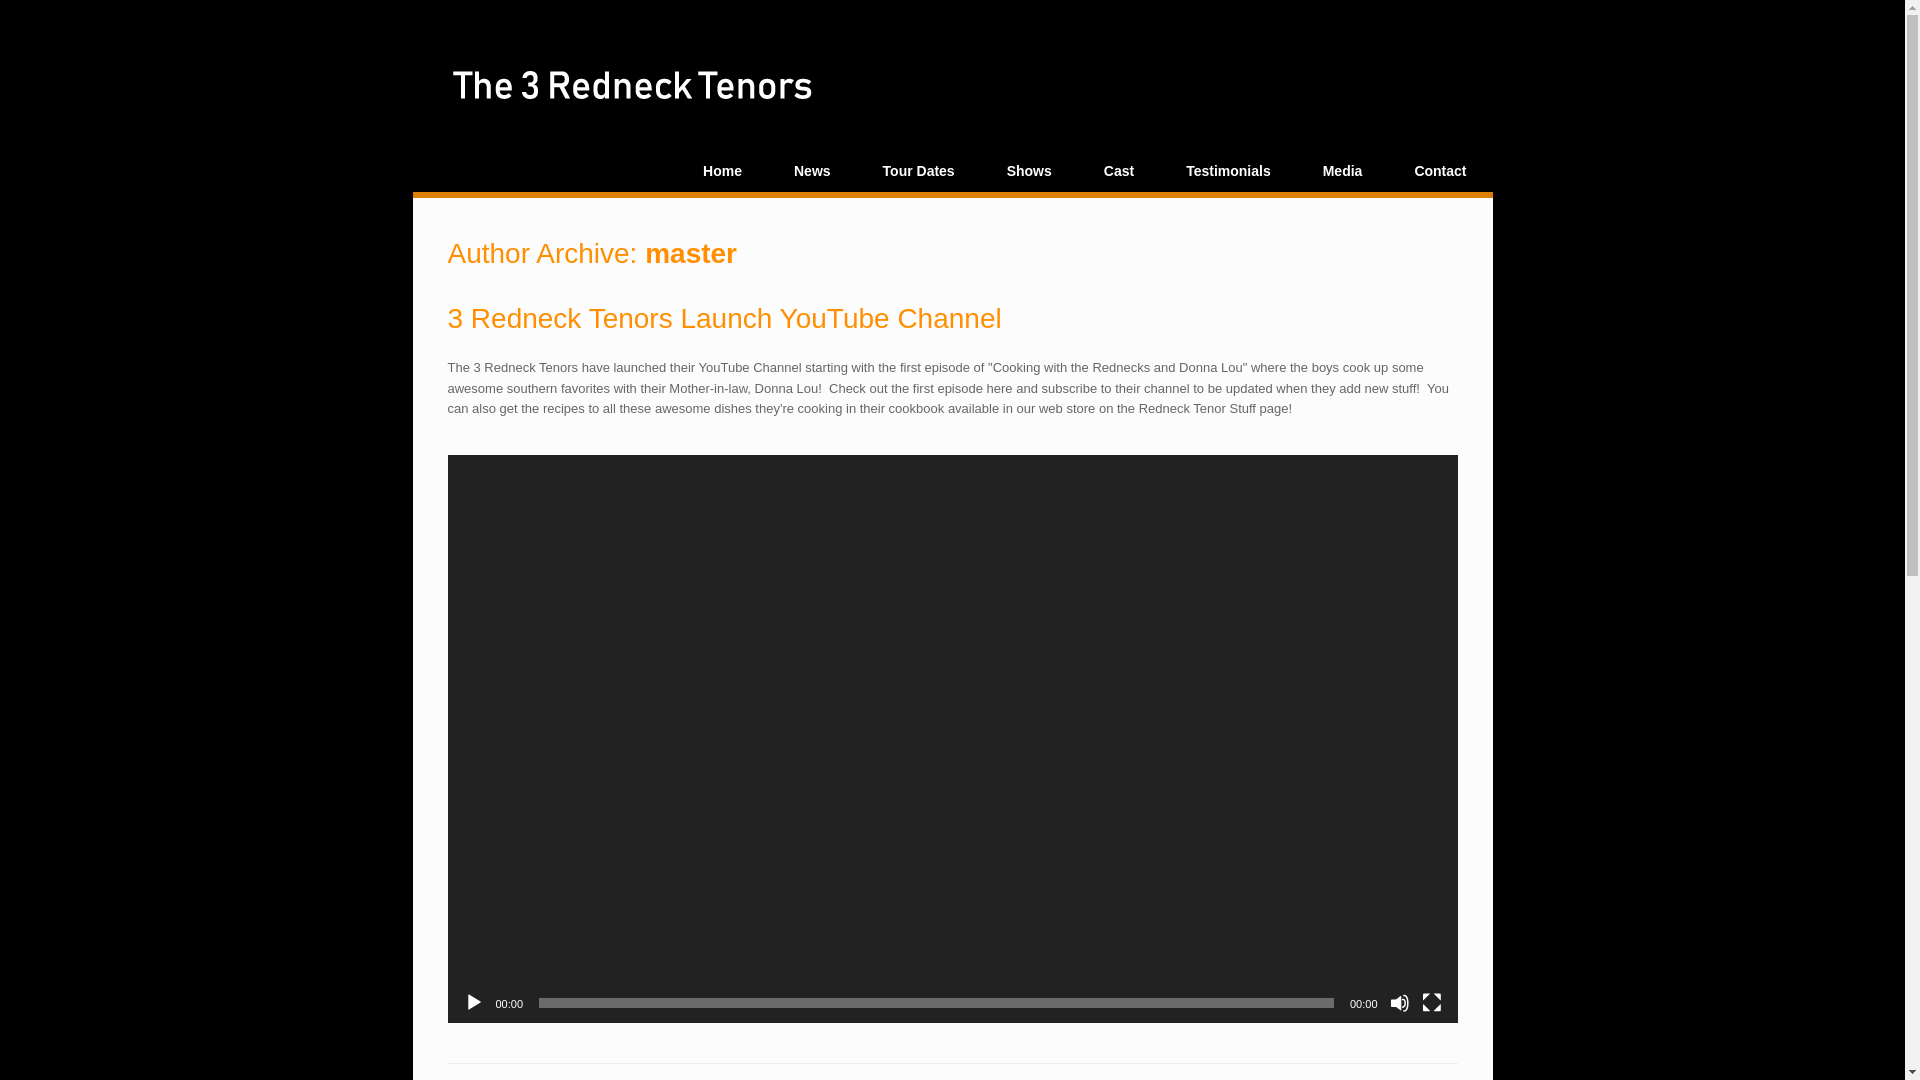 The image size is (1920, 1080). I want to click on 'Contact', so click(1386, 169).